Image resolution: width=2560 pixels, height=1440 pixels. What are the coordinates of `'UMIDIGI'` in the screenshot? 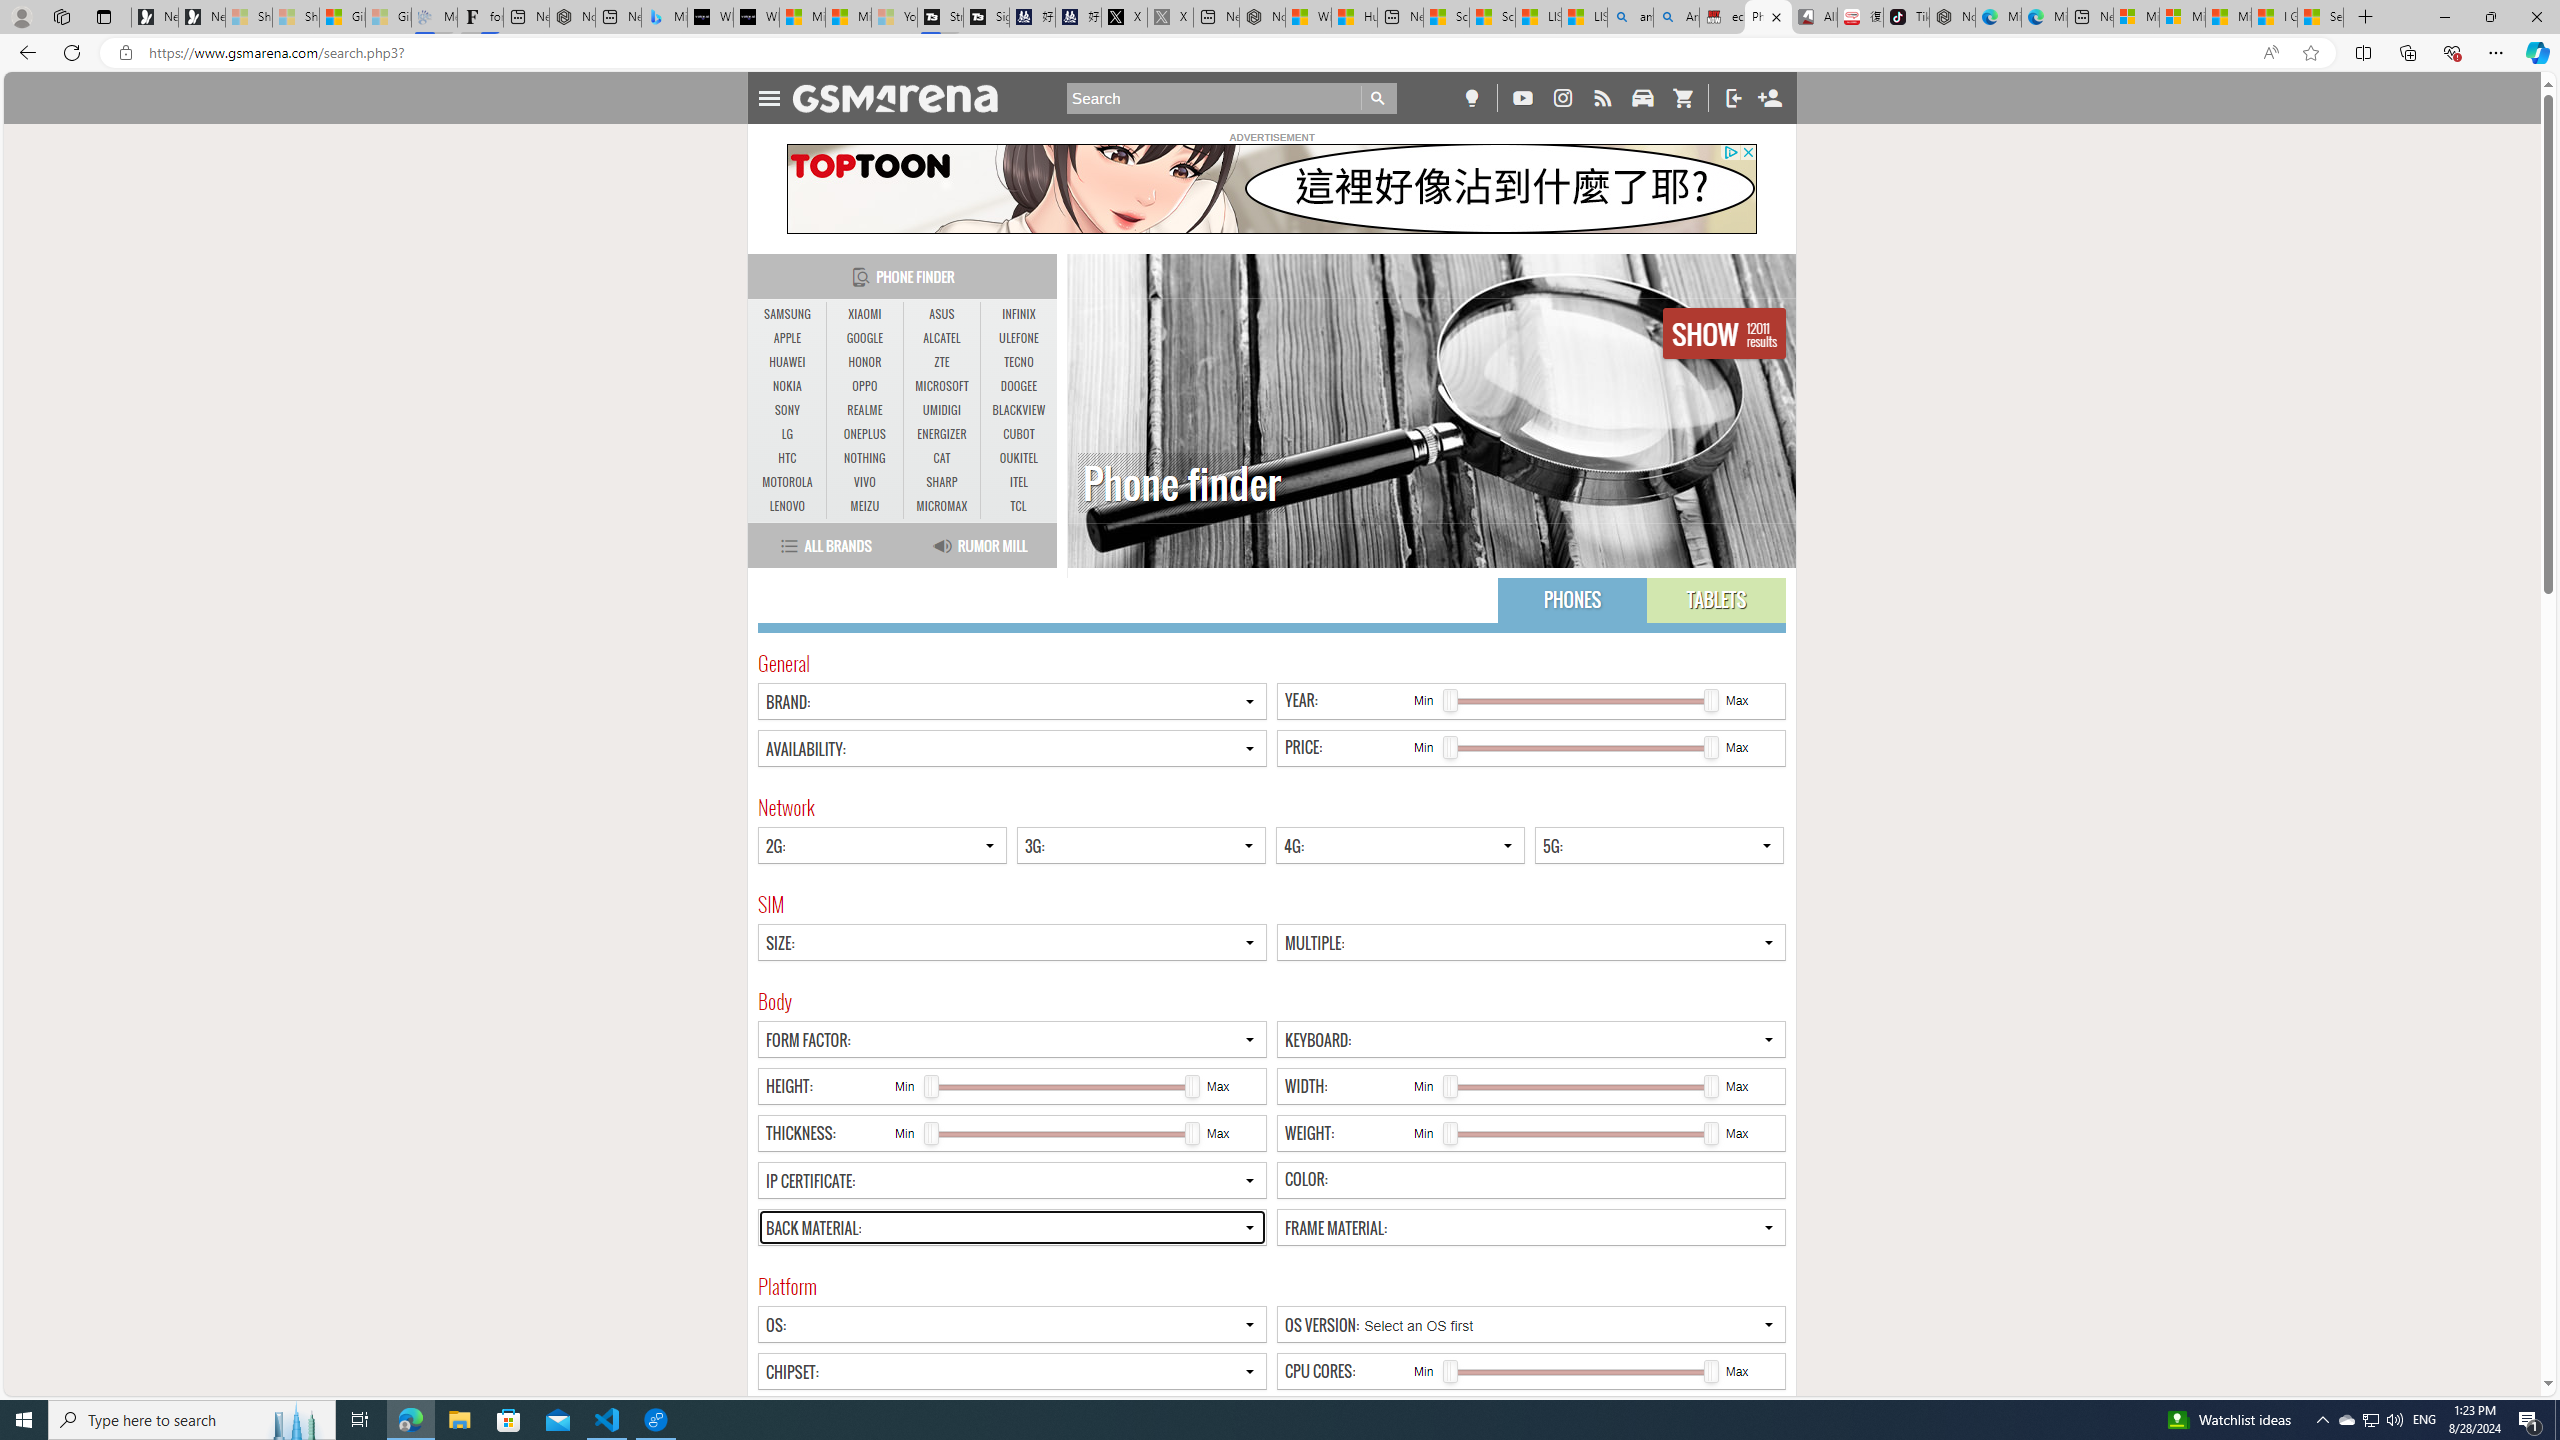 It's located at (941, 409).